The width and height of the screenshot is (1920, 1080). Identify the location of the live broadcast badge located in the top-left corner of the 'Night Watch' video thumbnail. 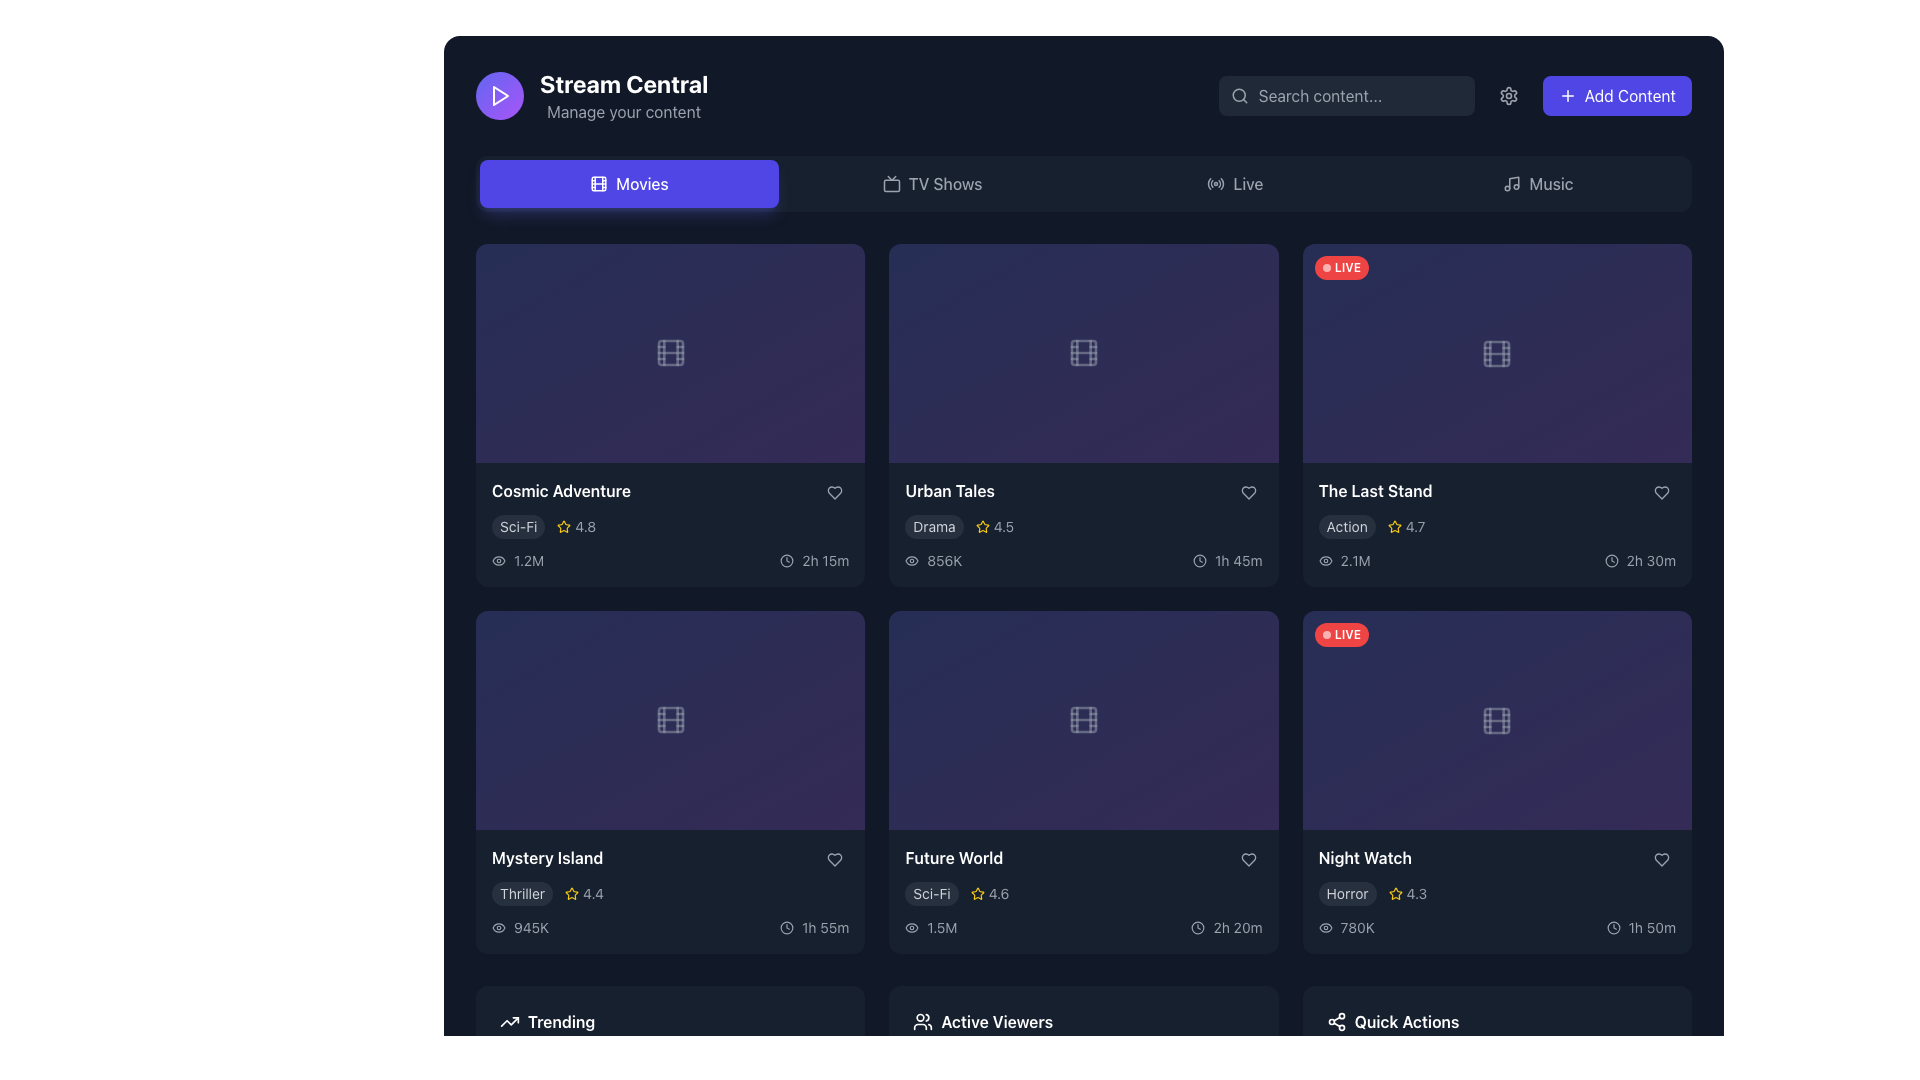
(1341, 635).